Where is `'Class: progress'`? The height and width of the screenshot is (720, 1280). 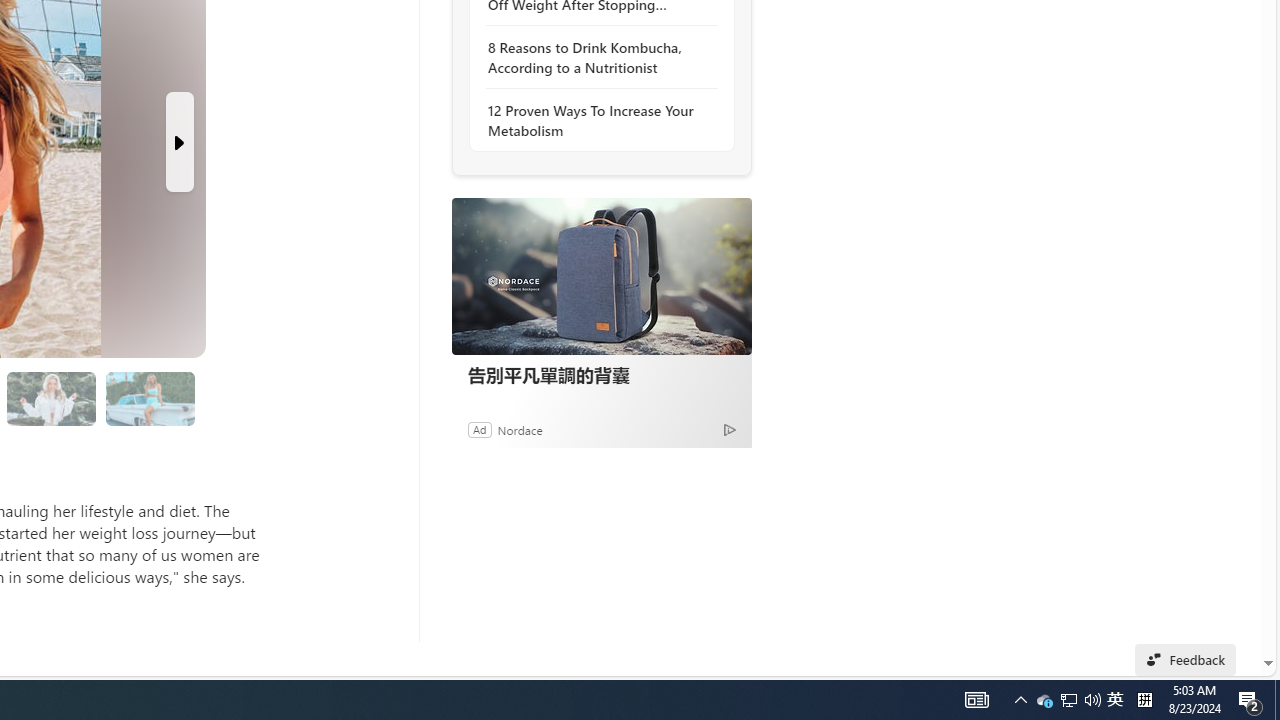 'Class: progress' is located at coordinates (149, 395).